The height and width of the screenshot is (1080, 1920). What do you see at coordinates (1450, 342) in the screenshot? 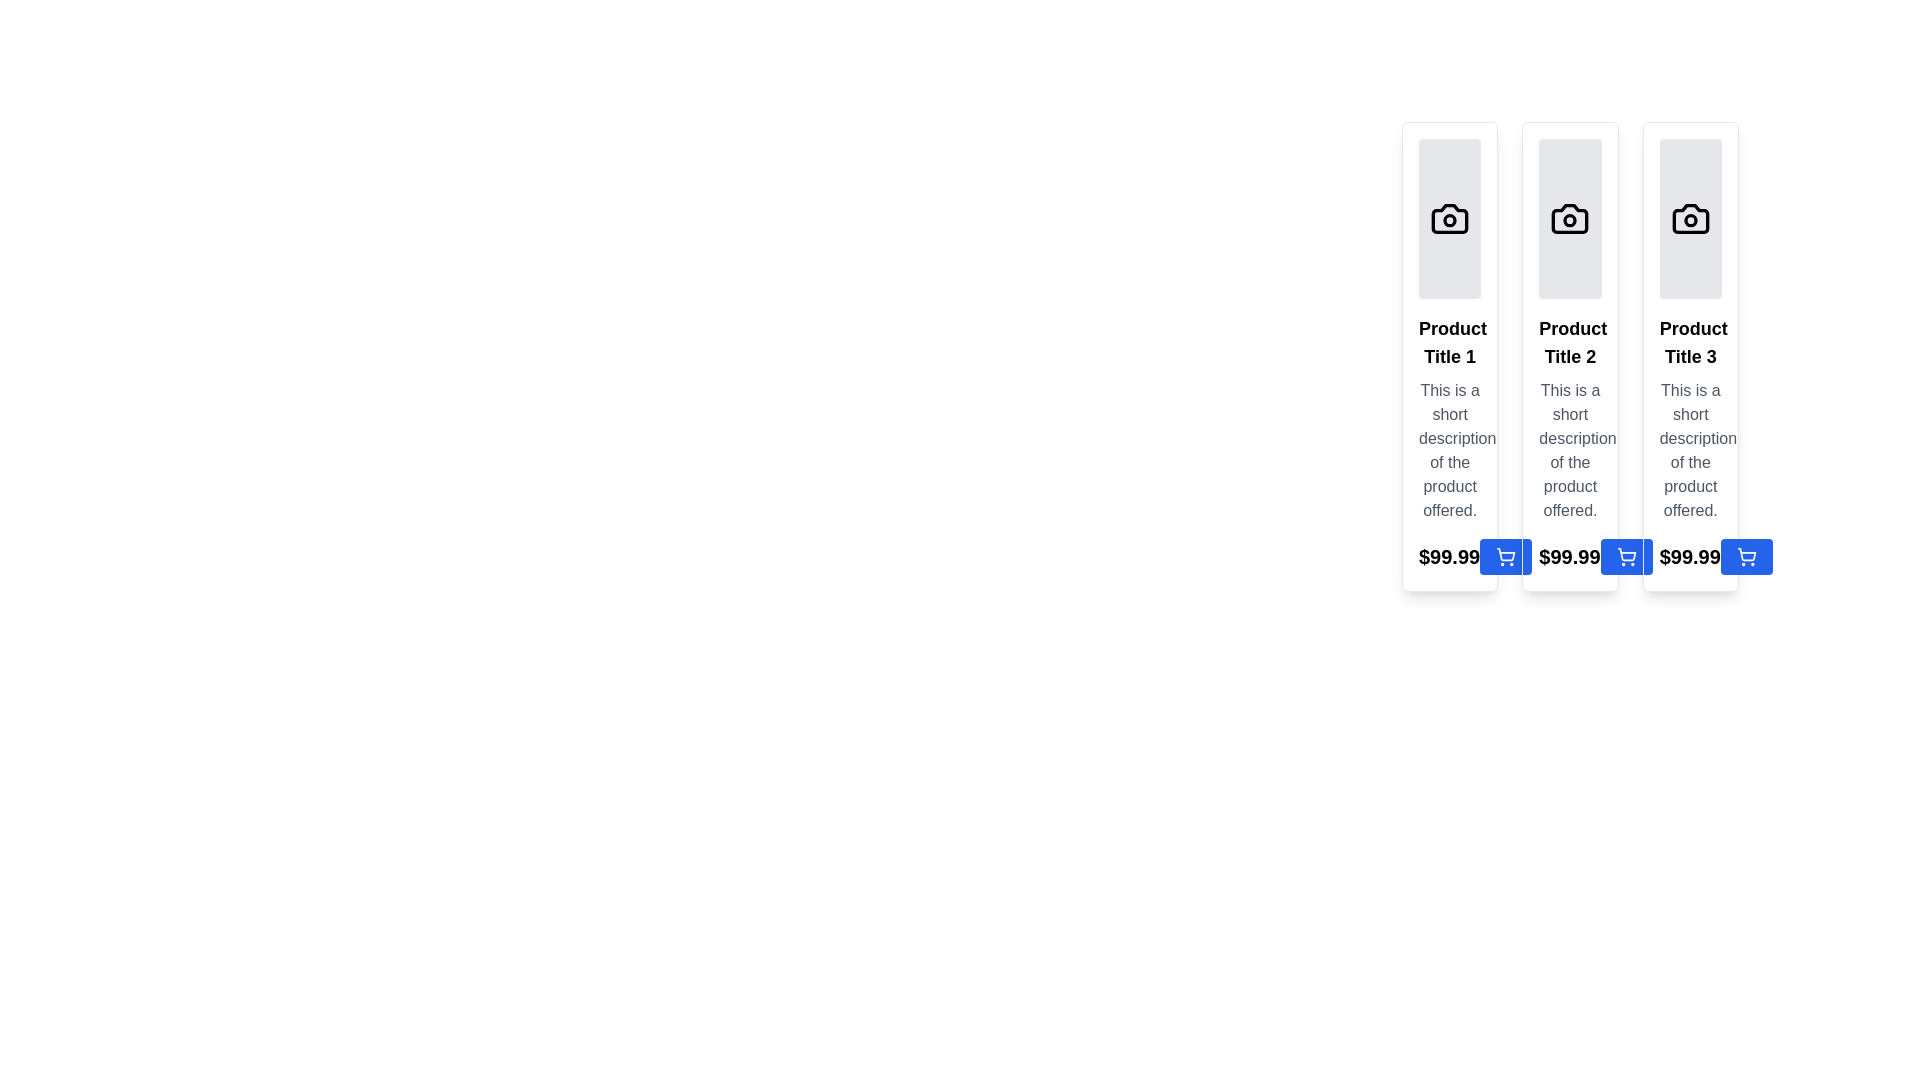
I see `the text label that displays the product title, which is located in the first column below the product image and above the text description` at bounding box center [1450, 342].